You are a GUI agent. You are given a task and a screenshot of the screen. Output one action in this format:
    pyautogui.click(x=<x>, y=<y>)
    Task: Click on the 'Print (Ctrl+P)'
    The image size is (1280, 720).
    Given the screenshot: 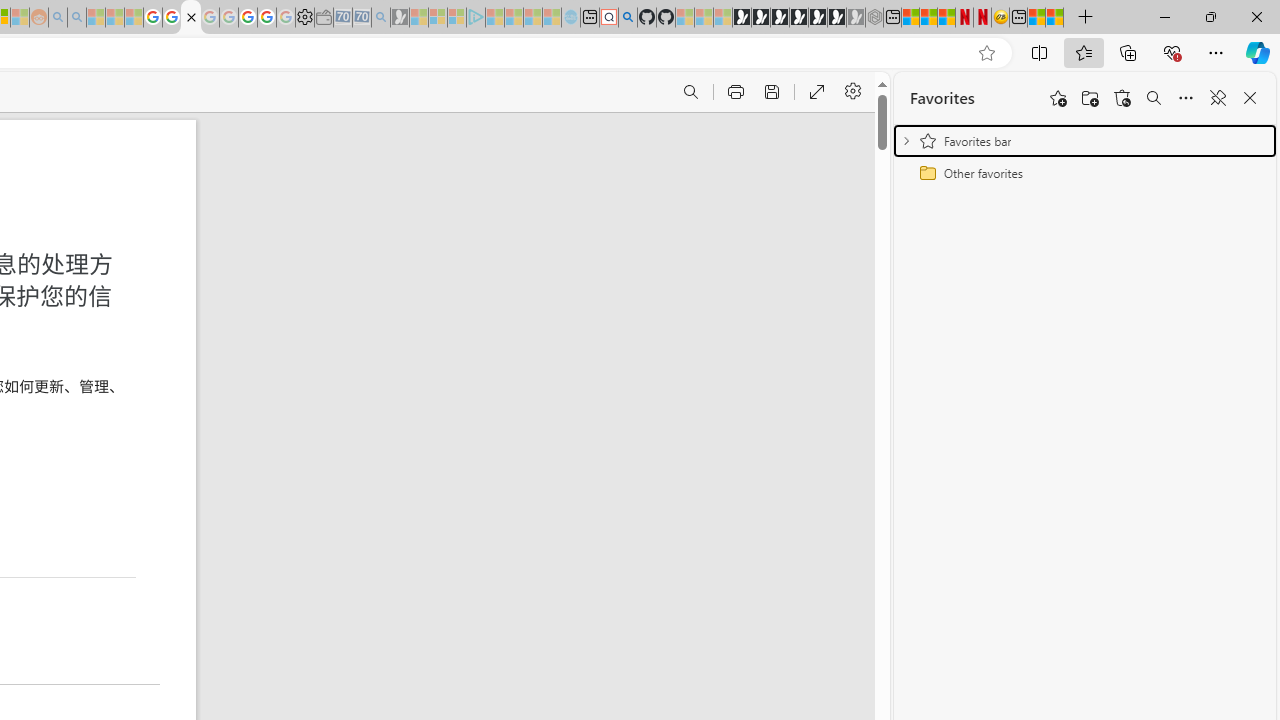 What is the action you would take?
    pyautogui.click(x=734, y=92)
    